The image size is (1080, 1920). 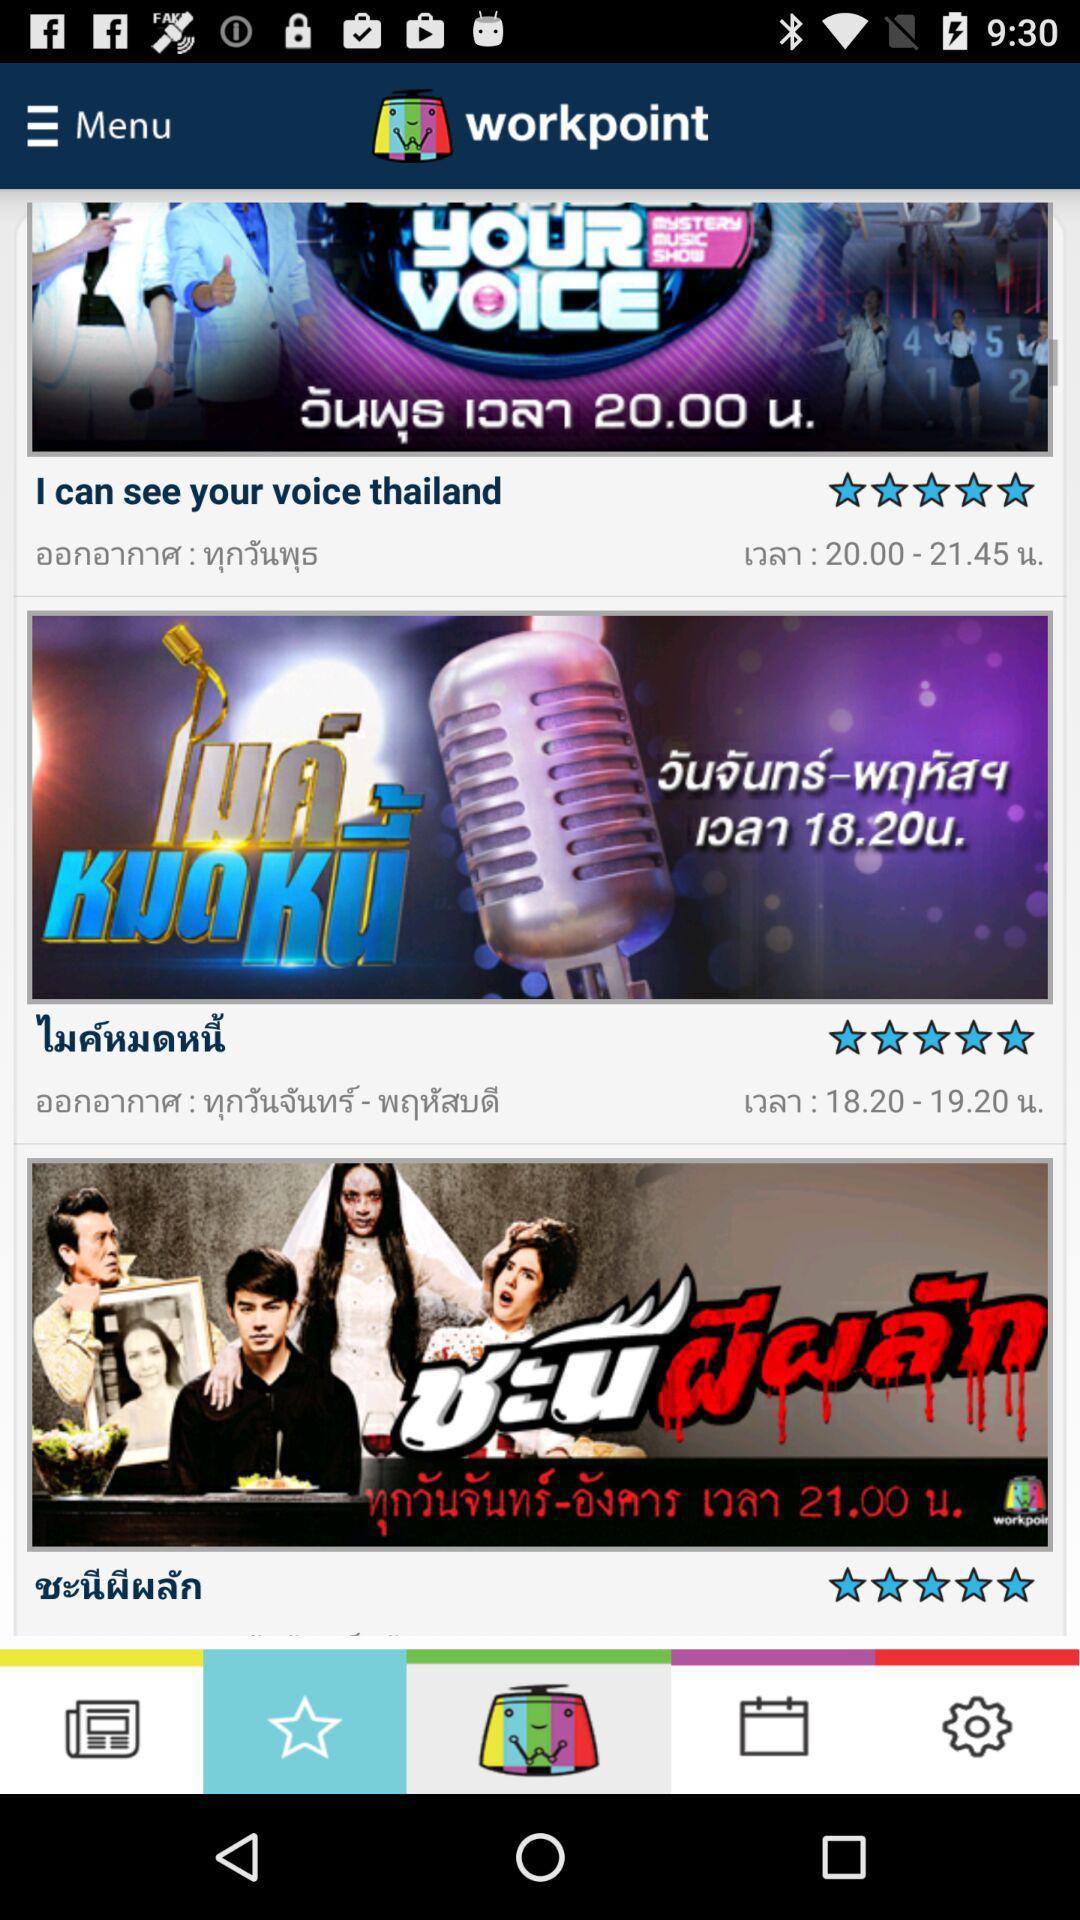 I want to click on option button, so click(x=537, y=1720).